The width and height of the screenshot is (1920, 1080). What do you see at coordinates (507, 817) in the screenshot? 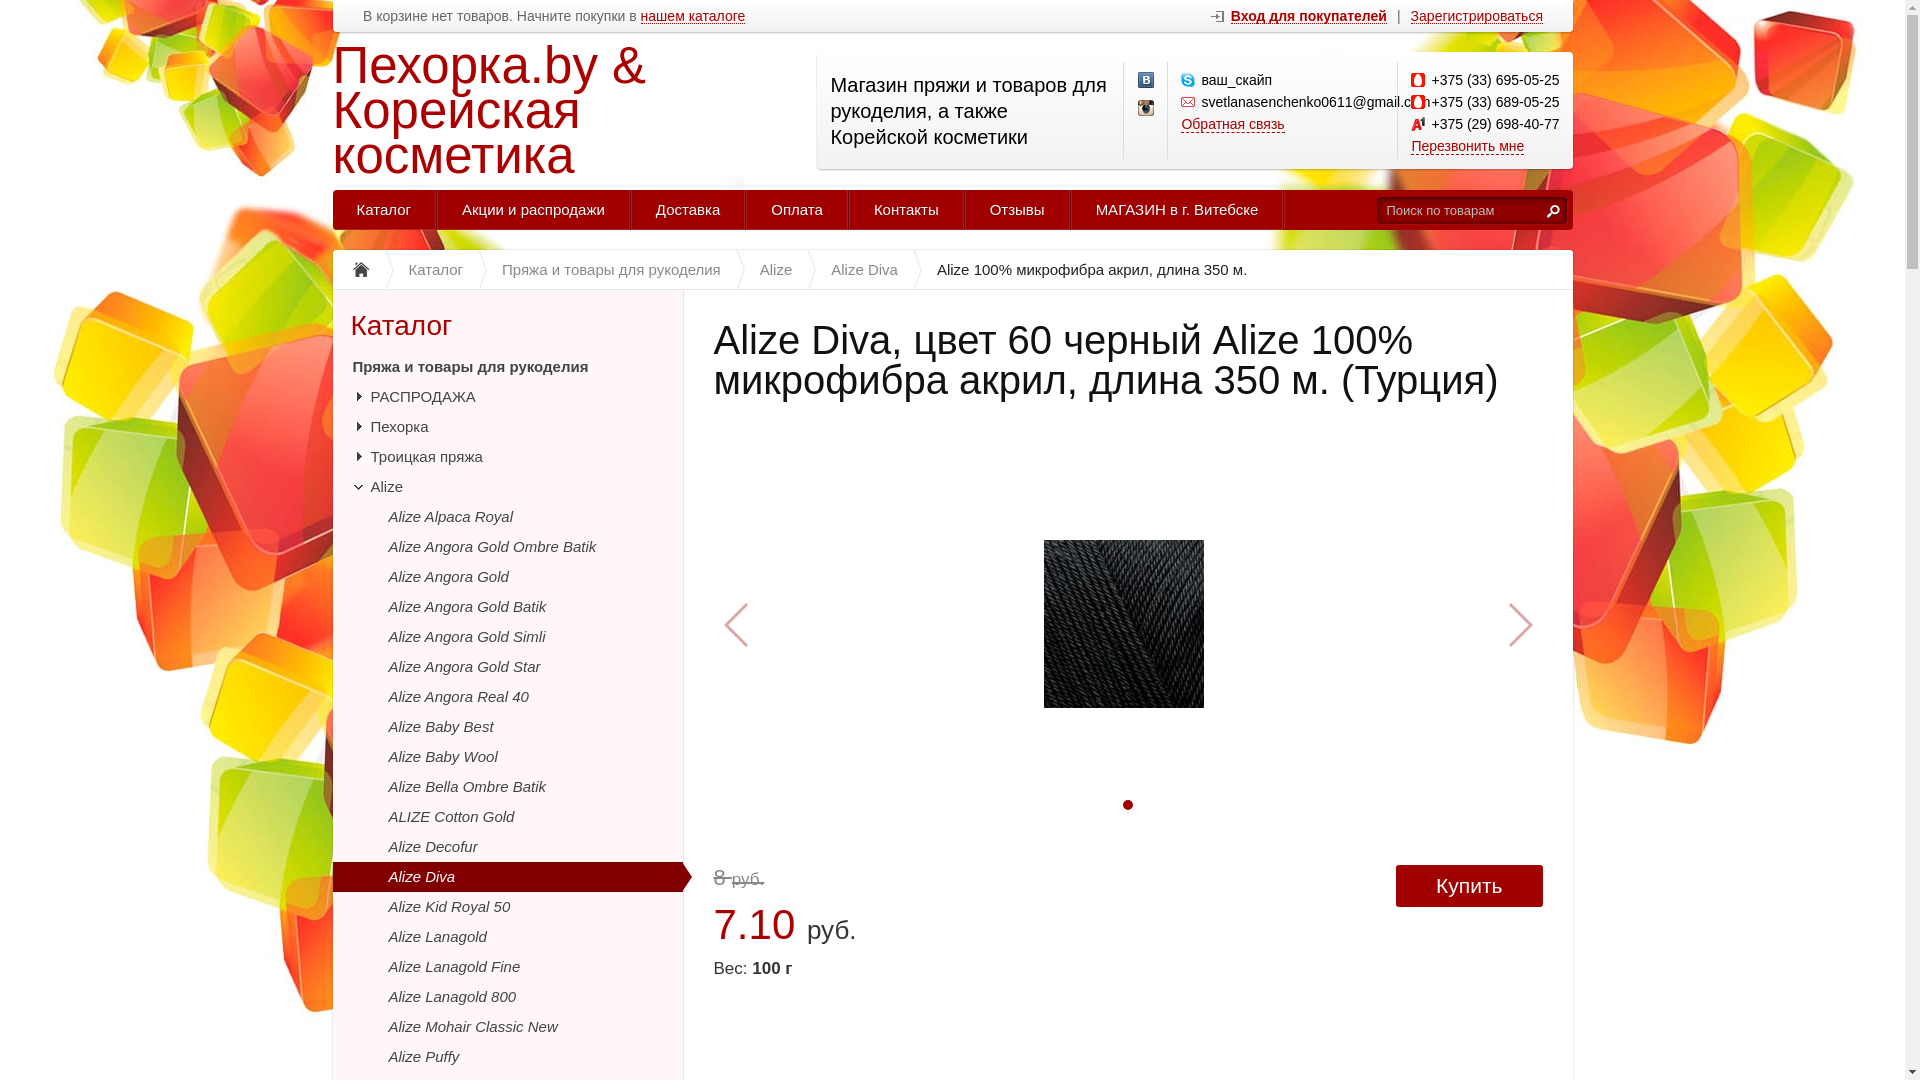
I see `'ALIZE Cotton Gold'` at bounding box center [507, 817].